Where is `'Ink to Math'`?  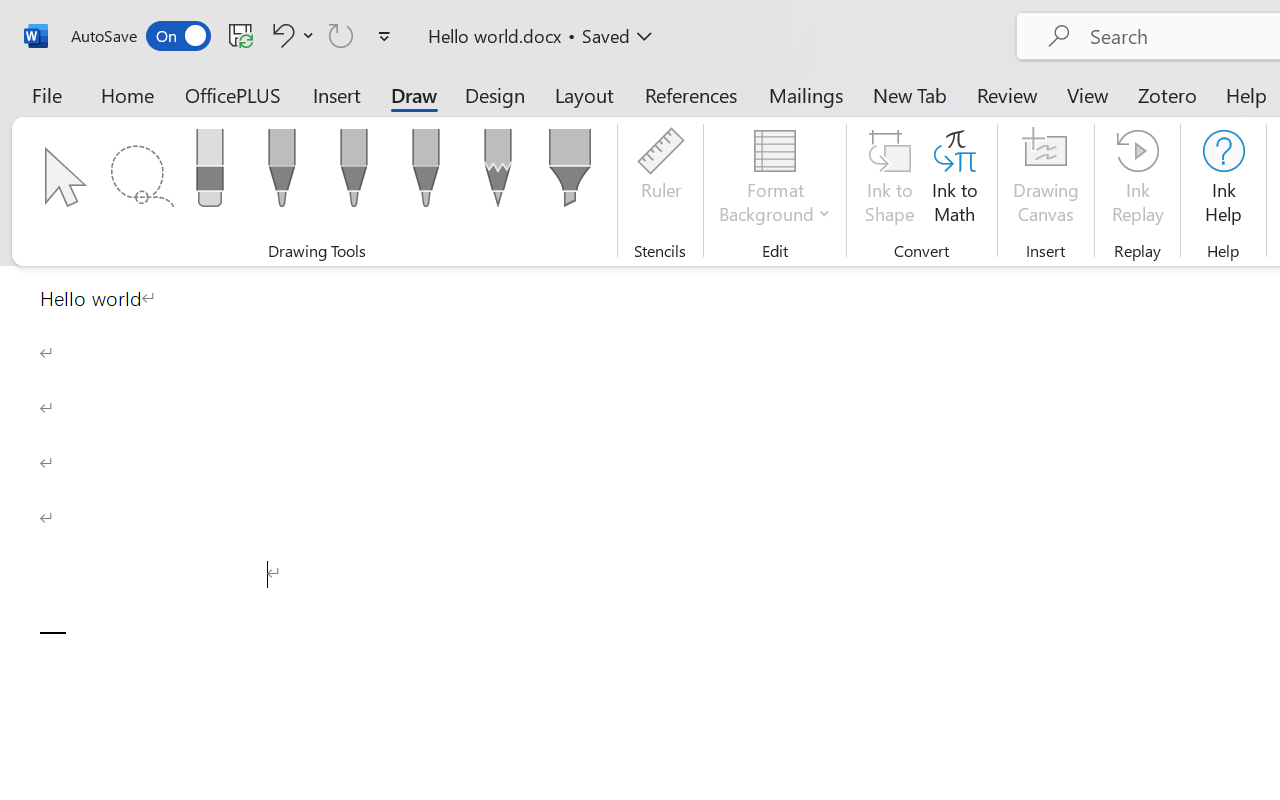
'Ink to Math' is located at coordinates (953, 179).